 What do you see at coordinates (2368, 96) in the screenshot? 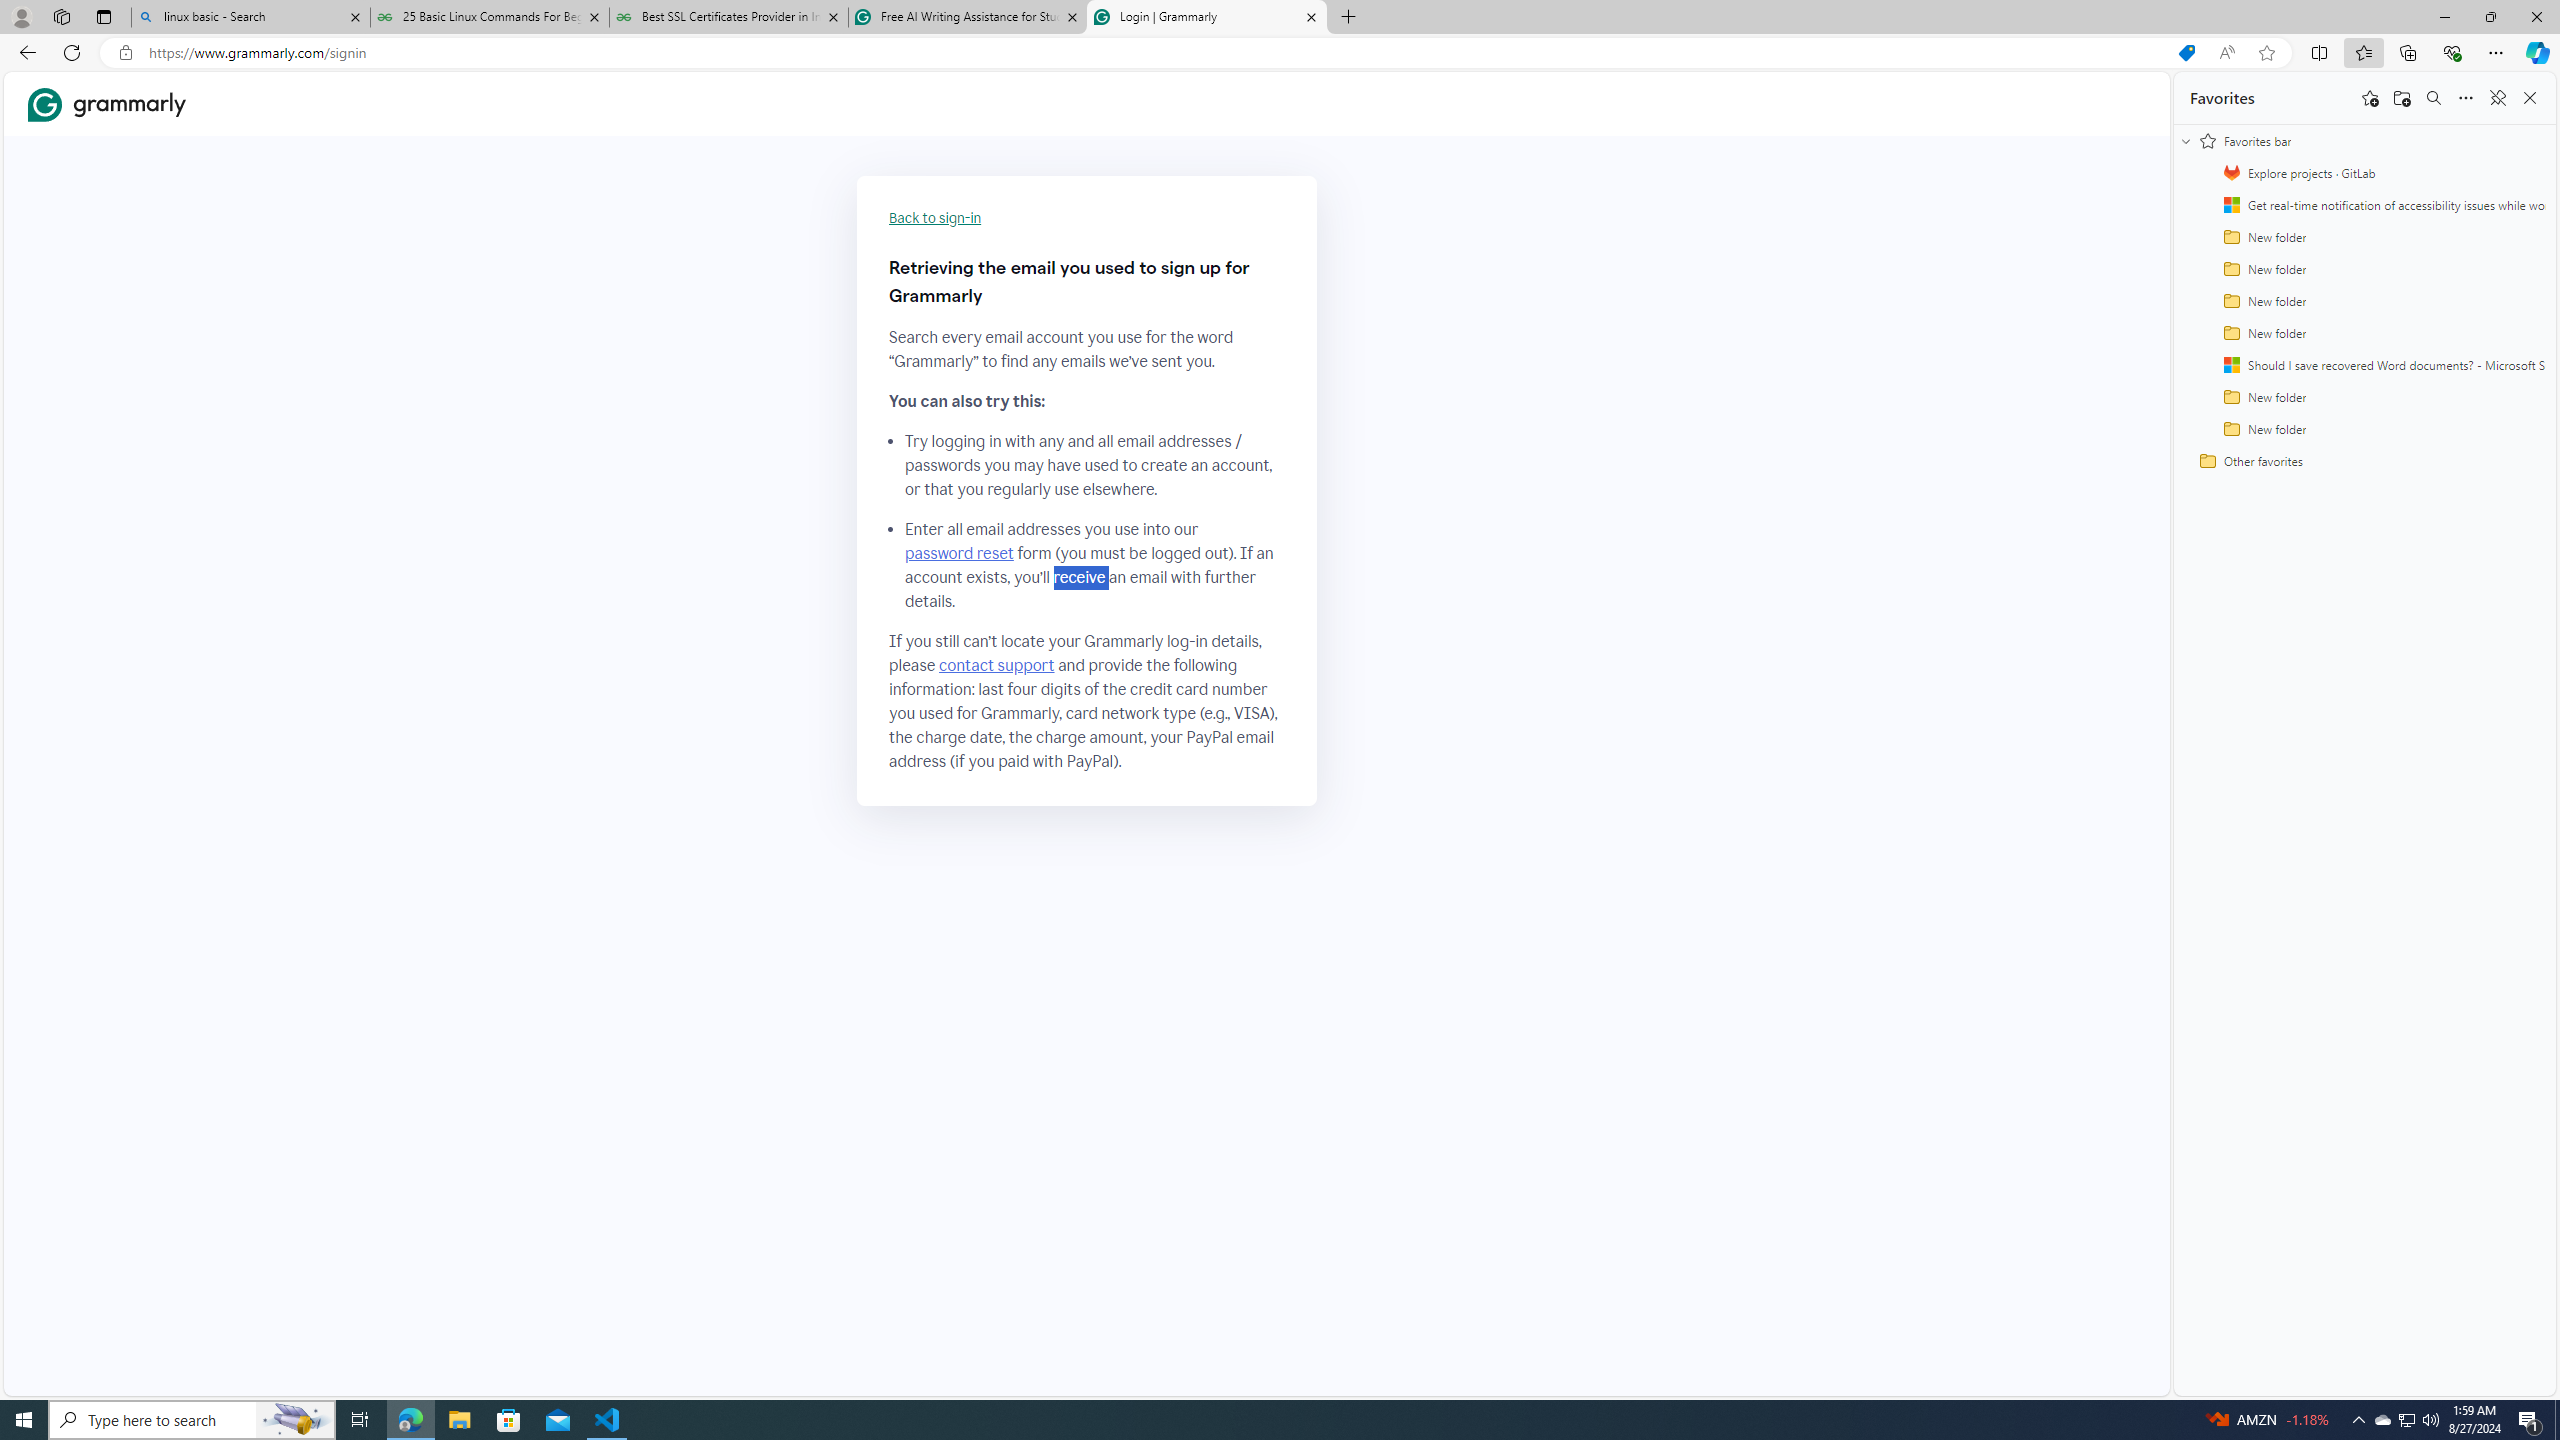
I see `'Add this page to favorites'` at bounding box center [2368, 96].